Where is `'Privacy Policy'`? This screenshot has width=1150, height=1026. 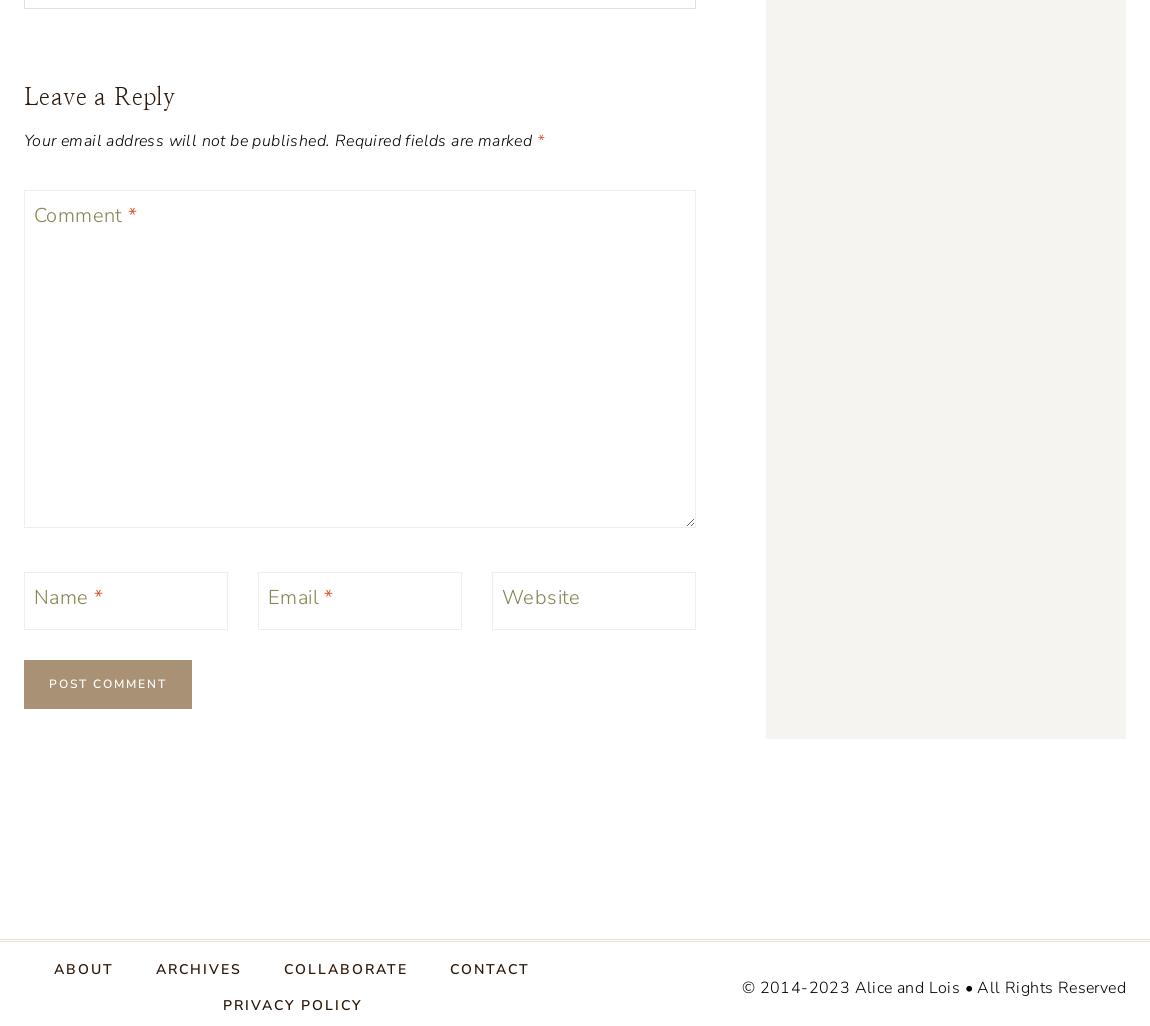
'Privacy Policy' is located at coordinates (291, 1004).